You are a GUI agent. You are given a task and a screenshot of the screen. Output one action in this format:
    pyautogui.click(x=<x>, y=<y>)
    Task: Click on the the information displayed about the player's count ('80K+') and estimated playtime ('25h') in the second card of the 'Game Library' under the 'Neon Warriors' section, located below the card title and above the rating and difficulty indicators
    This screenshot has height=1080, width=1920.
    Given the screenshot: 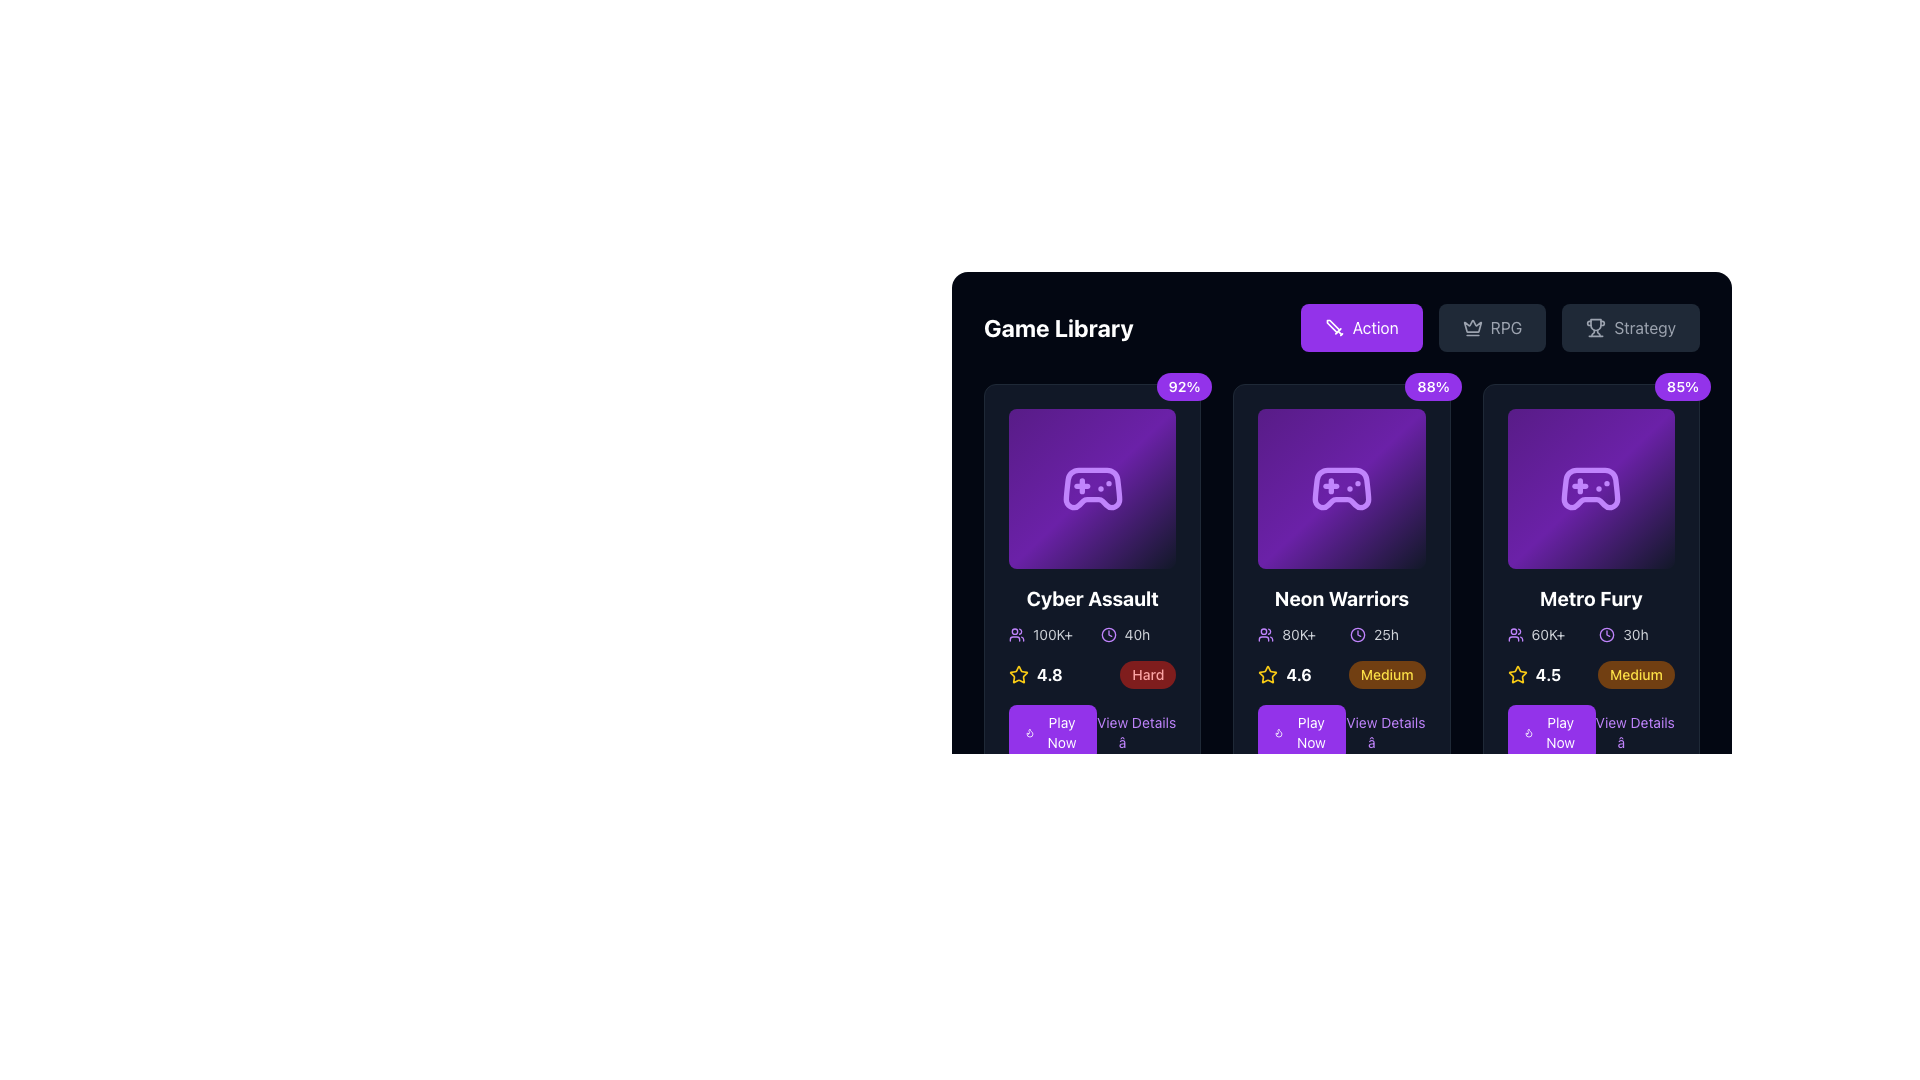 What is the action you would take?
    pyautogui.click(x=1342, y=635)
    